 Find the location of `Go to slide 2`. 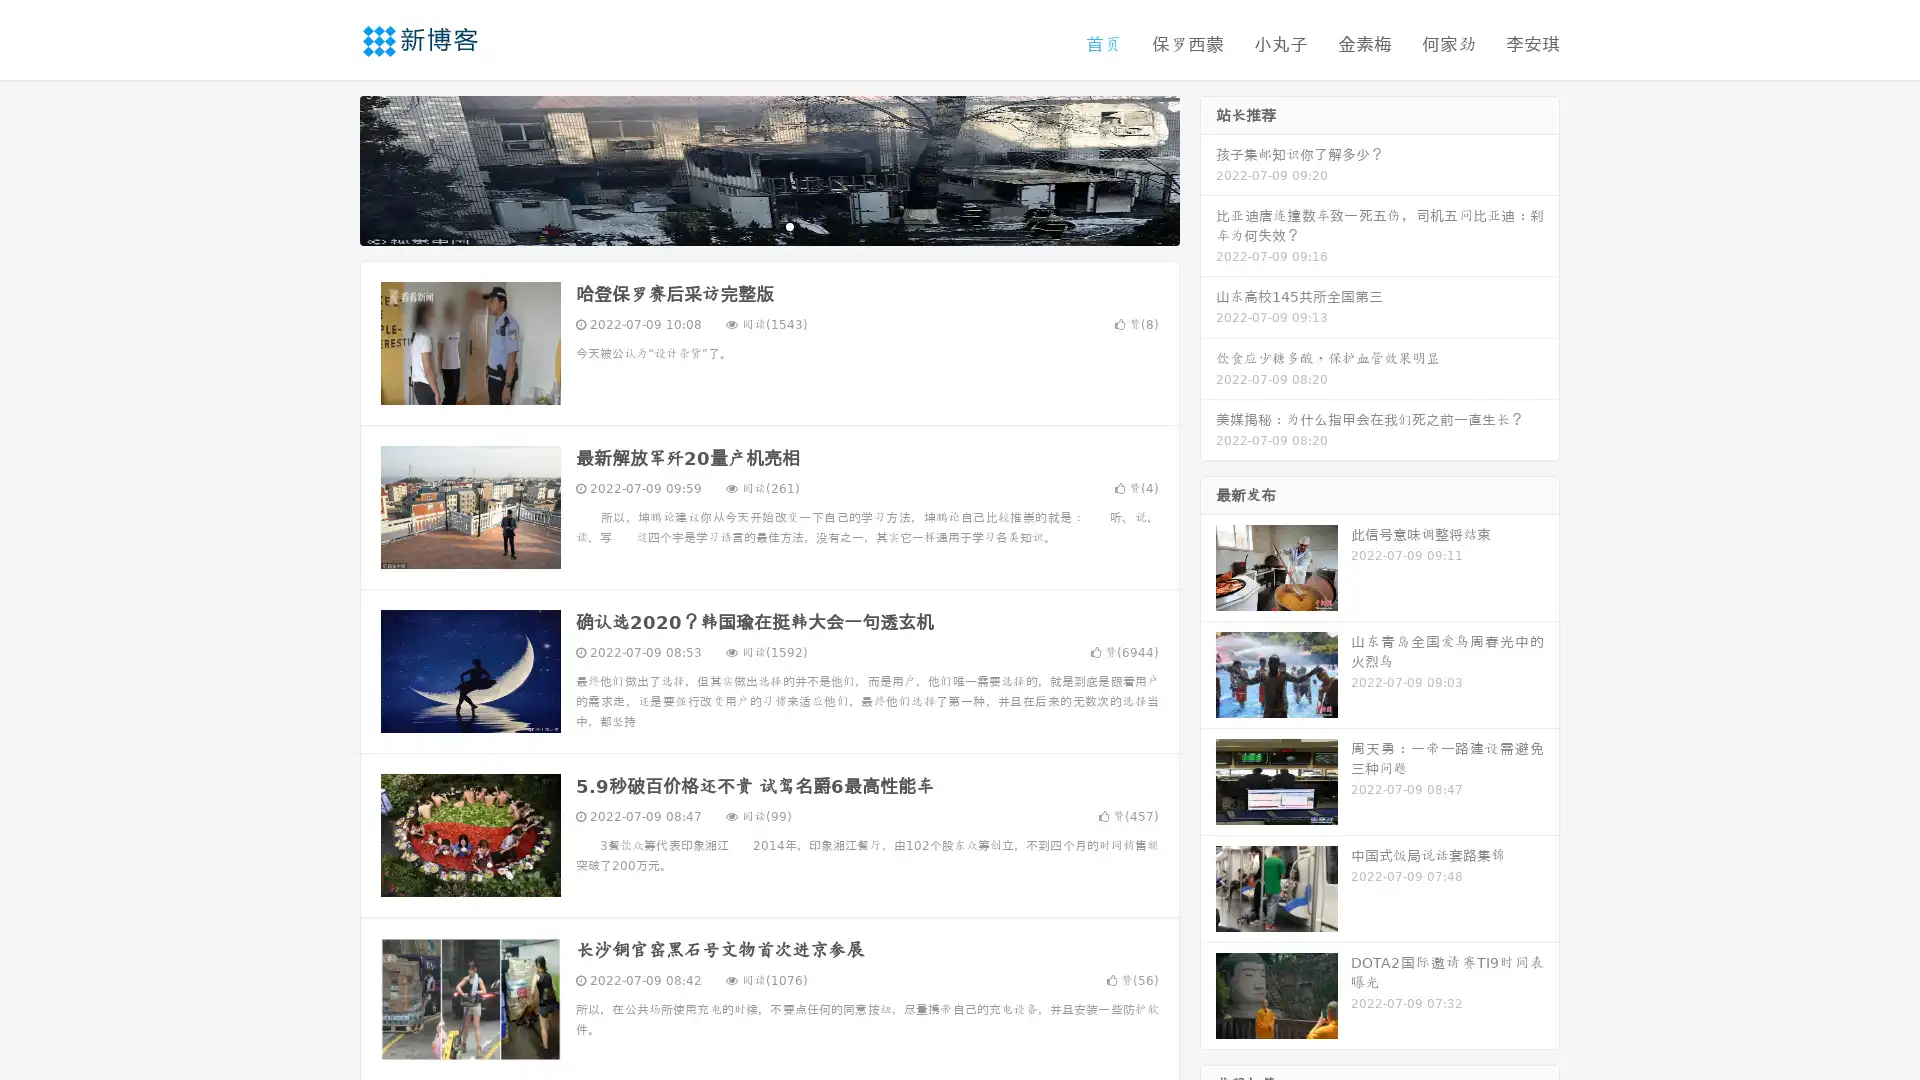

Go to slide 2 is located at coordinates (768, 225).